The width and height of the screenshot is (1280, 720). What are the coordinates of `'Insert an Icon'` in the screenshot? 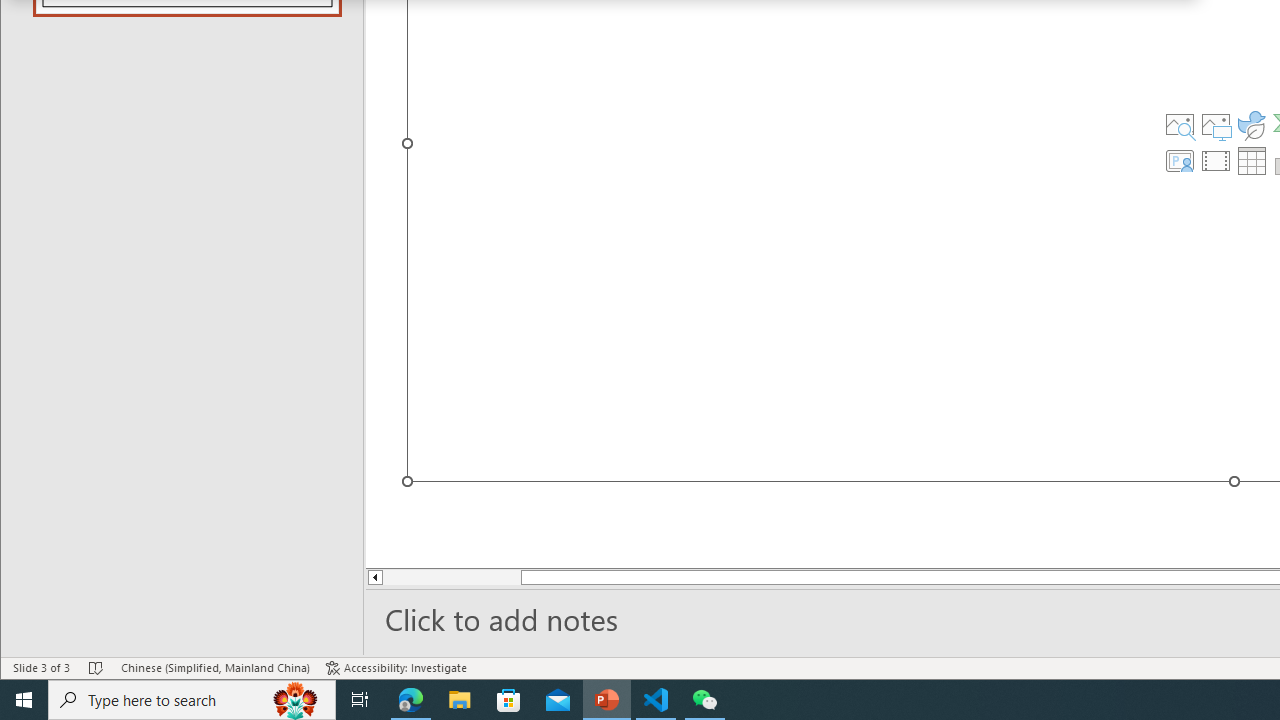 It's located at (1251, 124).